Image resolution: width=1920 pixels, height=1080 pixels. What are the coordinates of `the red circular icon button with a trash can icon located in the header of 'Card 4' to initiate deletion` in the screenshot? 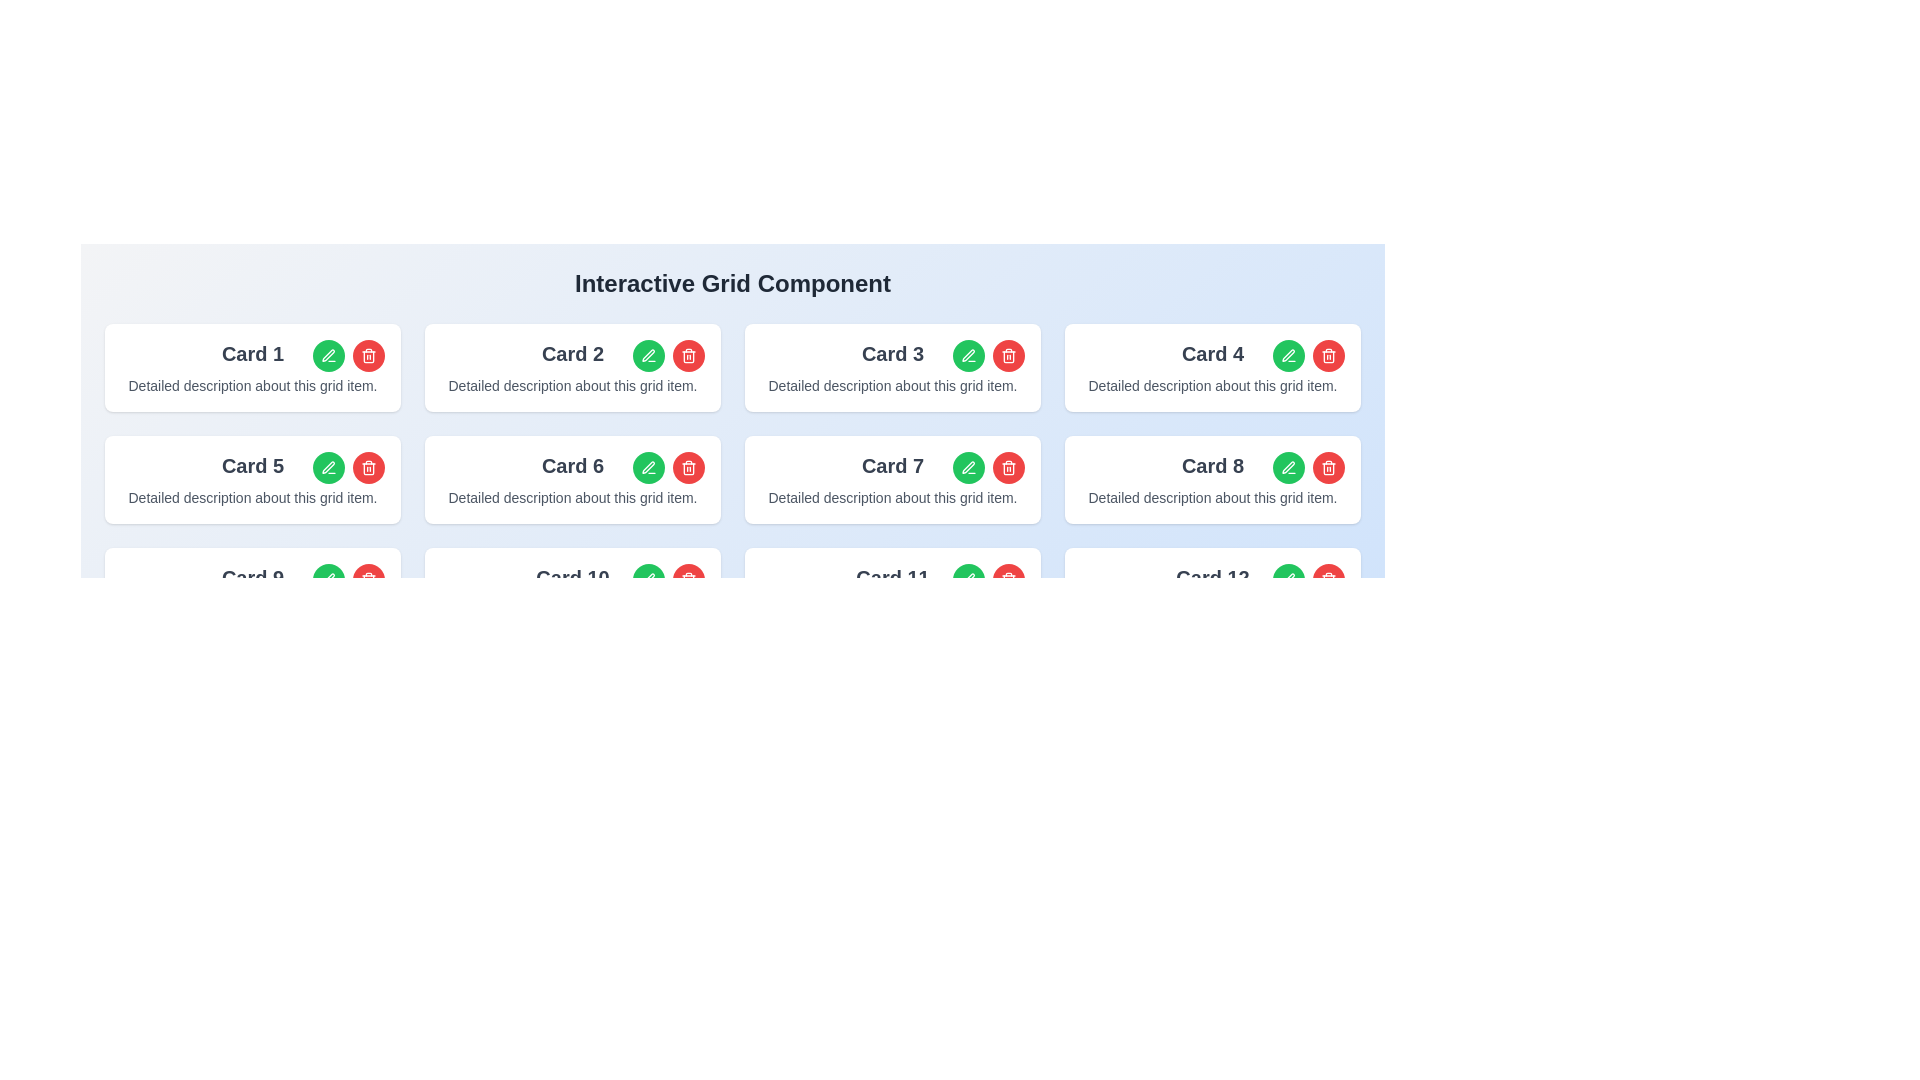 It's located at (1309, 354).